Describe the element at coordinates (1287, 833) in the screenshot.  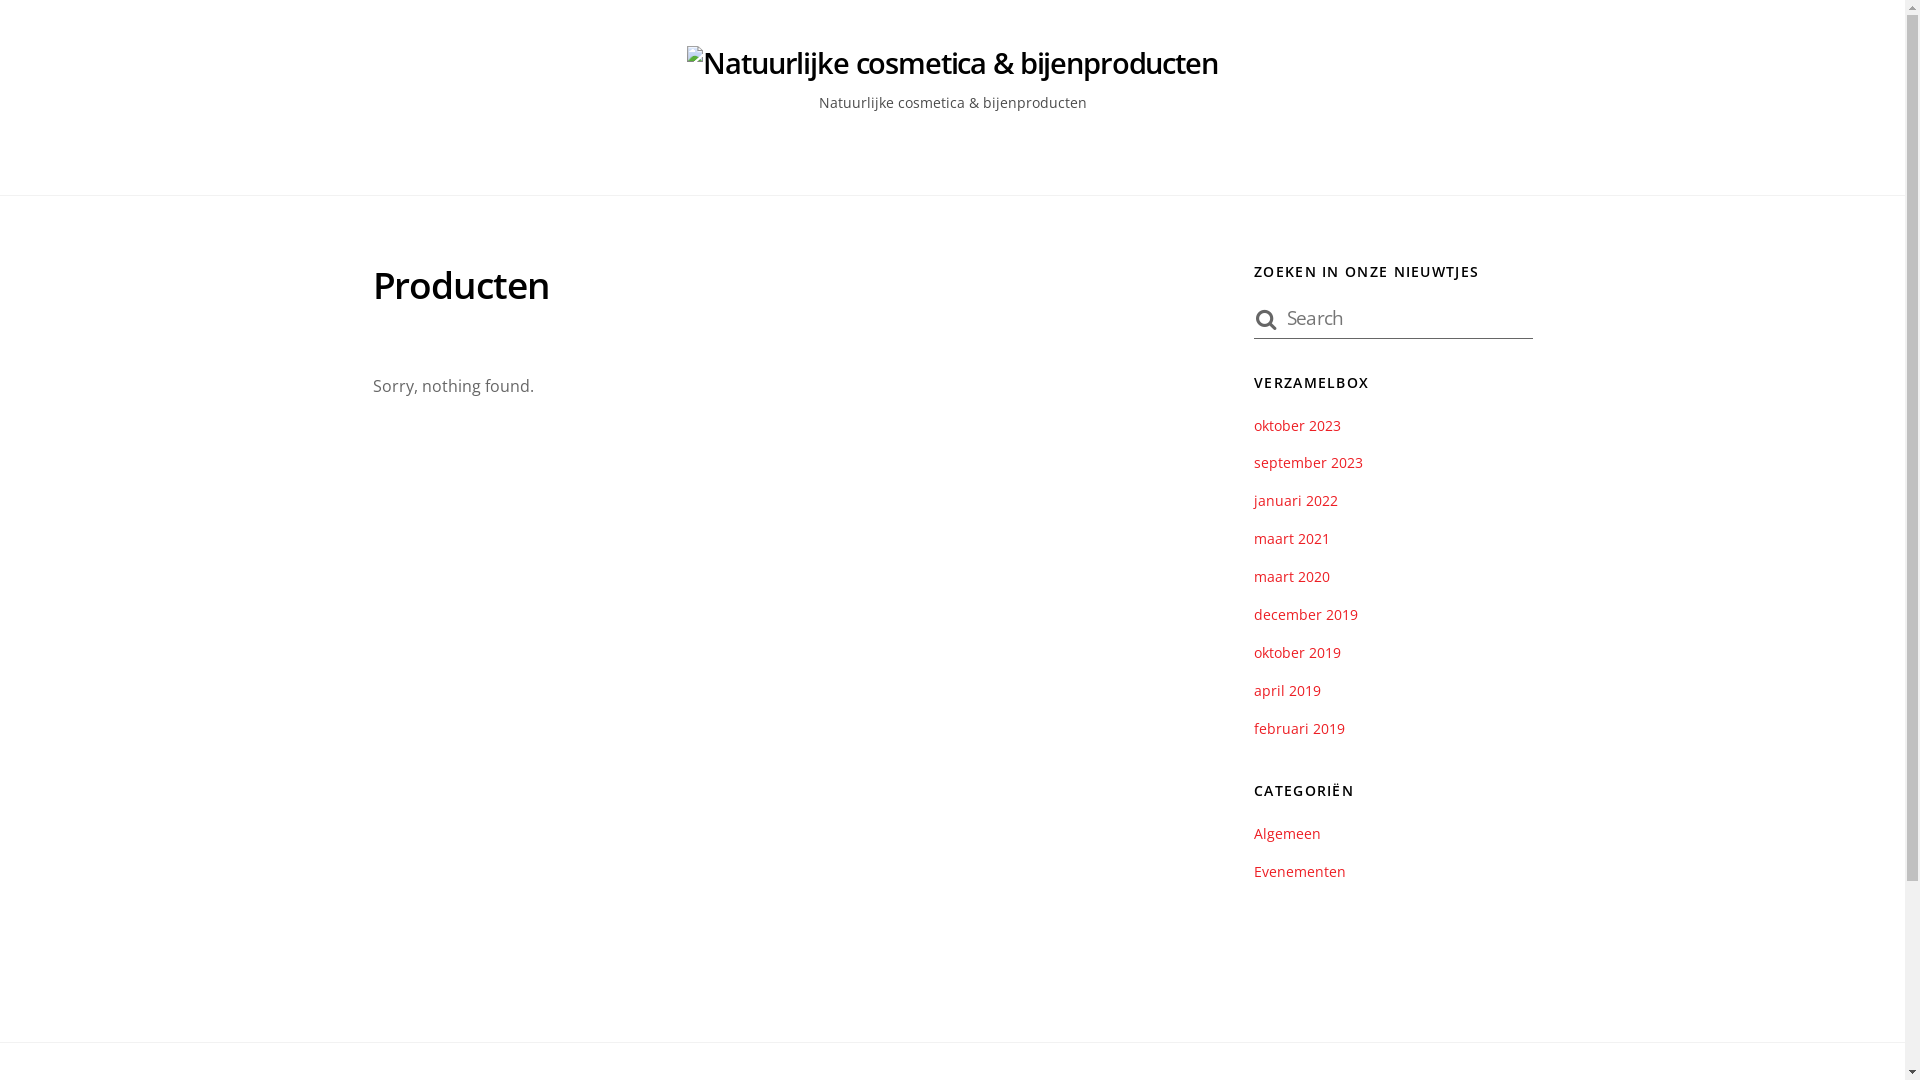
I see `'Algemeen'` at that location.